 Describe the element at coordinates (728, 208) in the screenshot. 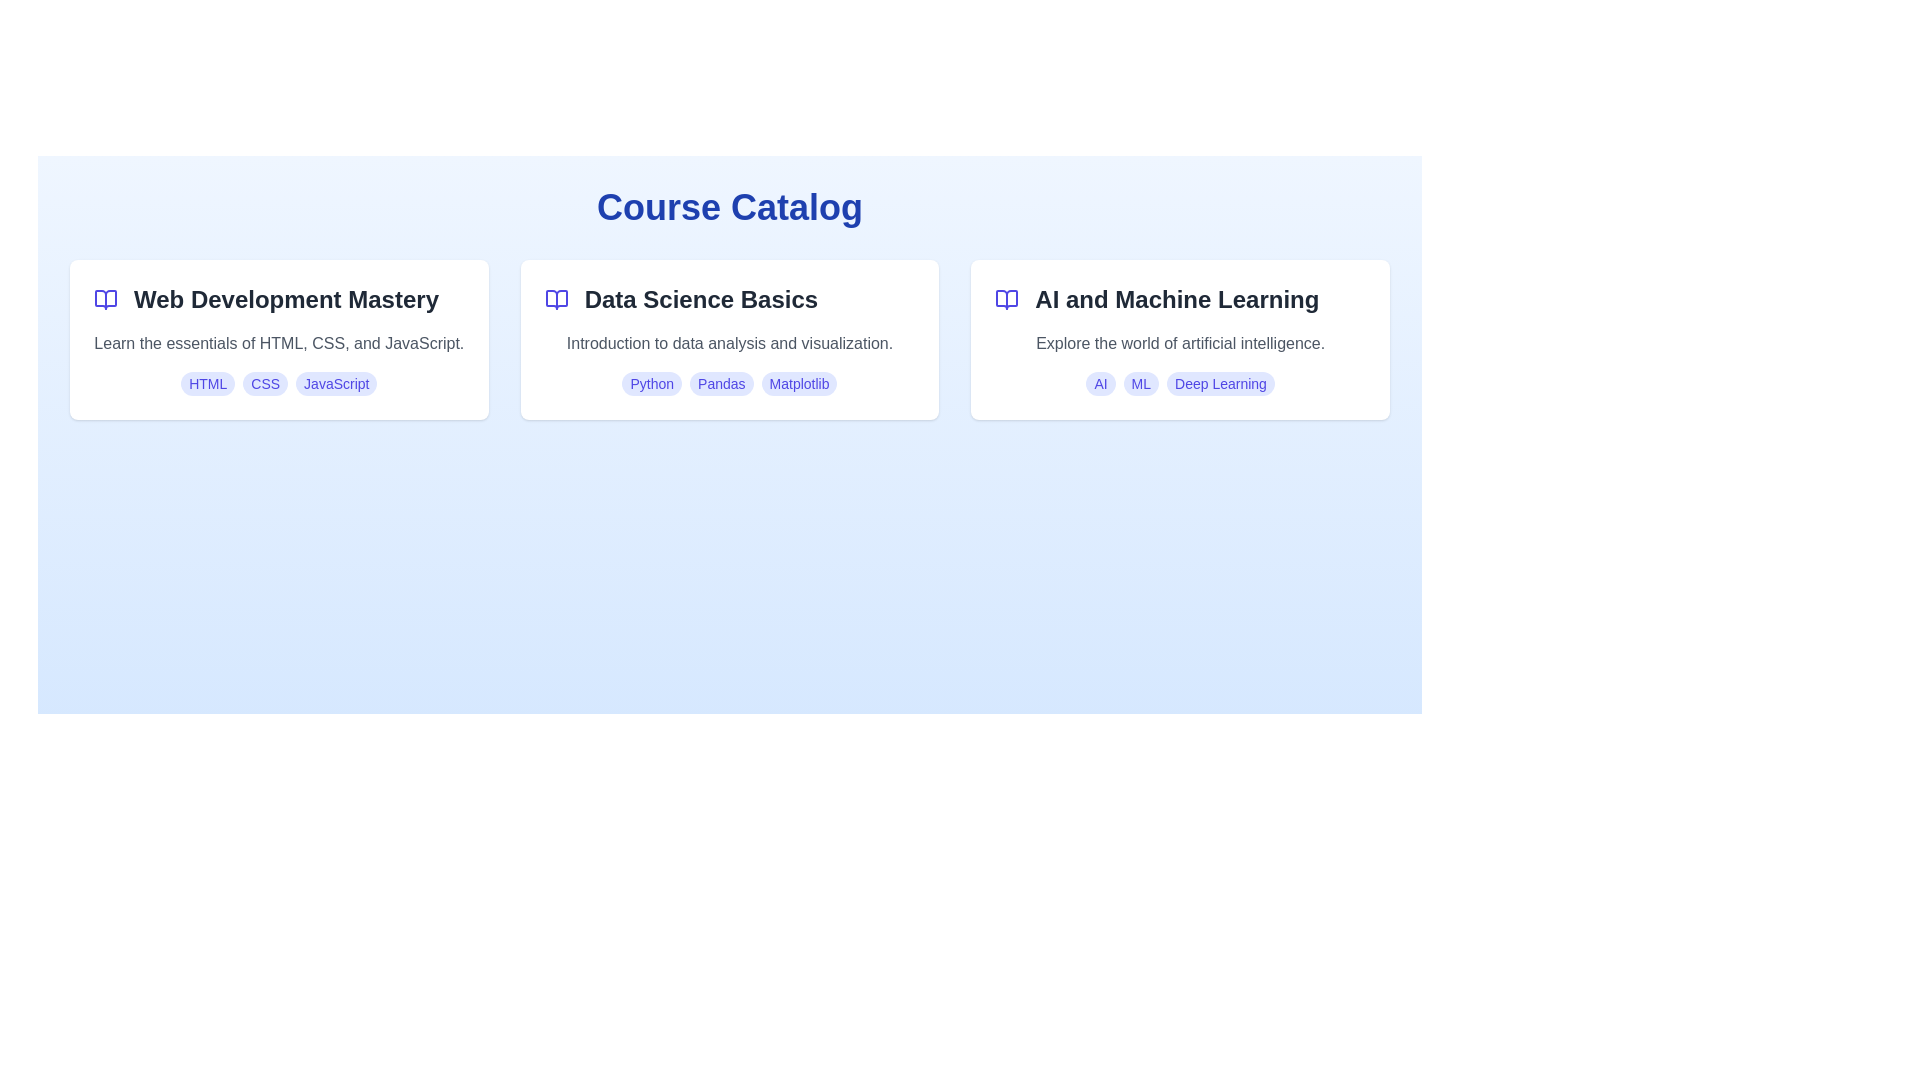

I see `the Static Text element that serves as a title for the course catalog, positioned at the top center of the webpage` at that location.